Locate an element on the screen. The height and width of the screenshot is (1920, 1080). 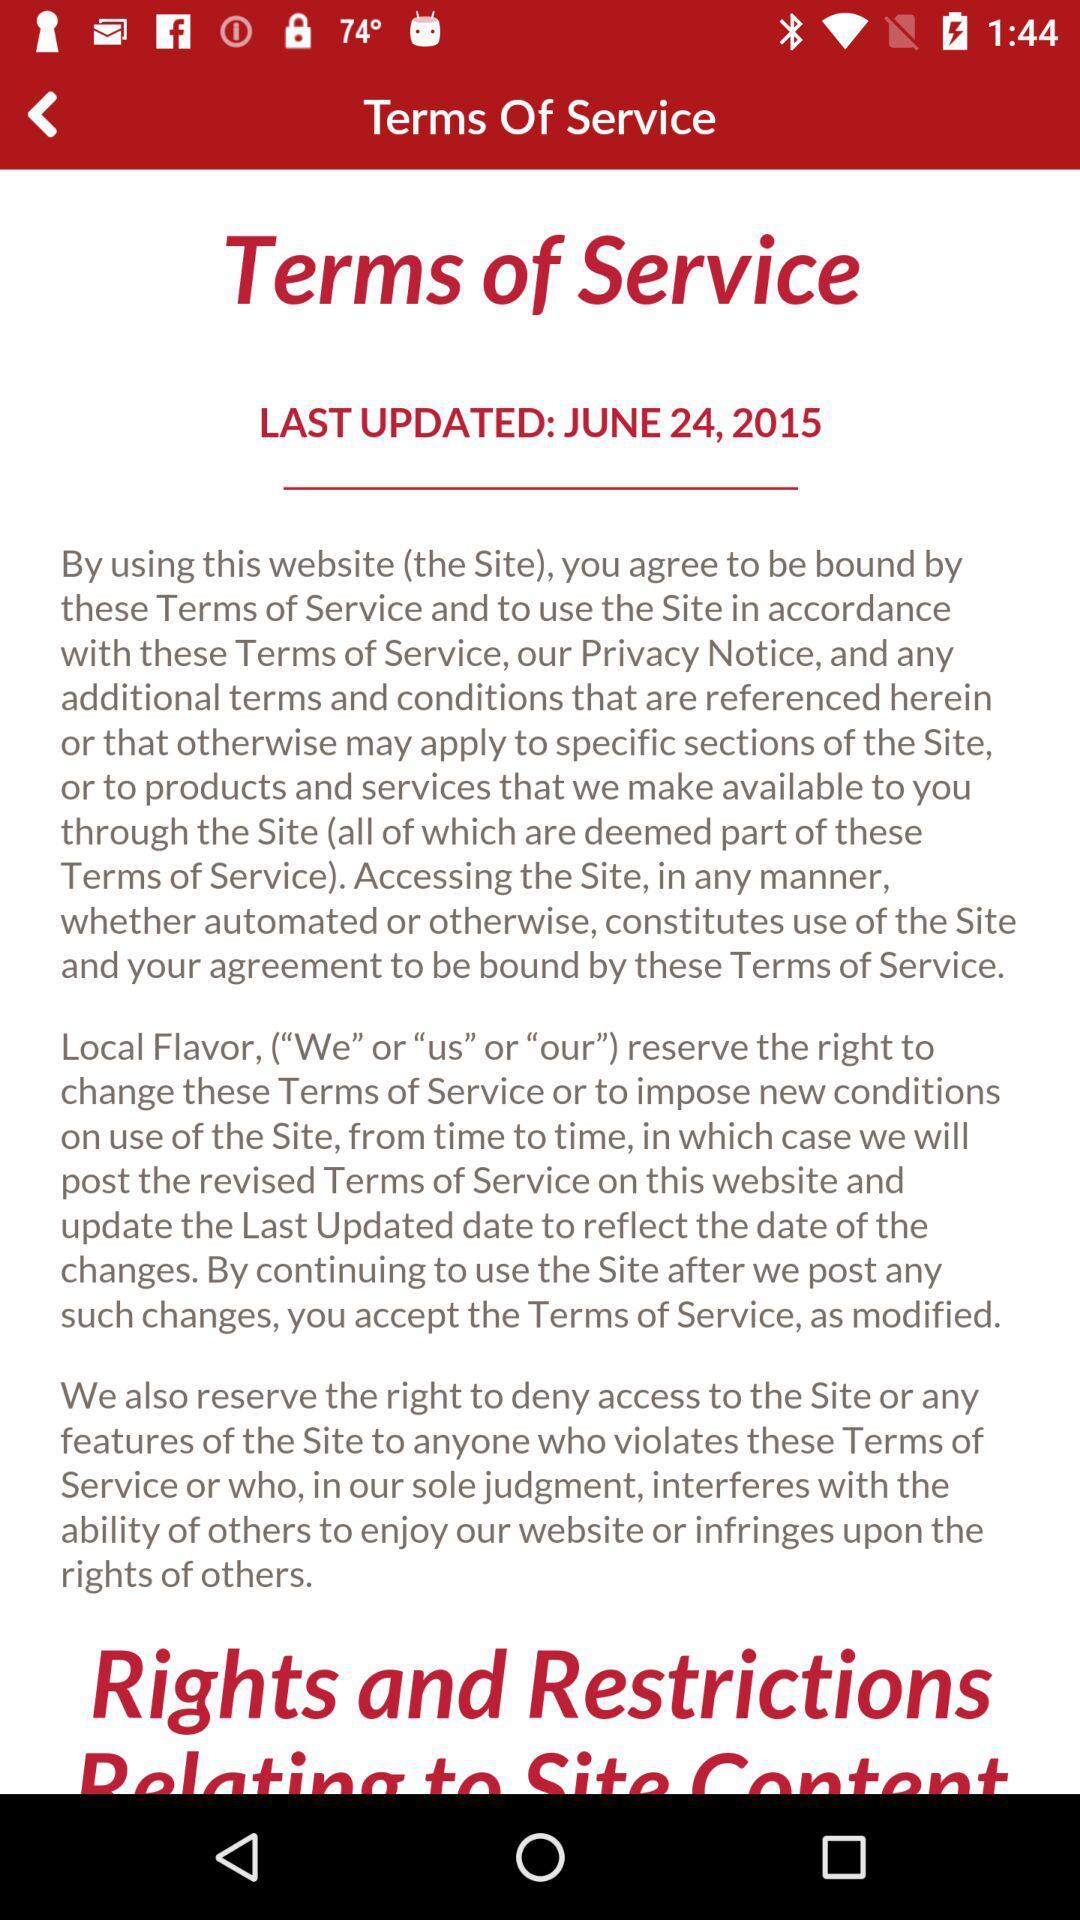
click the terms of service is located at coordinates (540, 981).